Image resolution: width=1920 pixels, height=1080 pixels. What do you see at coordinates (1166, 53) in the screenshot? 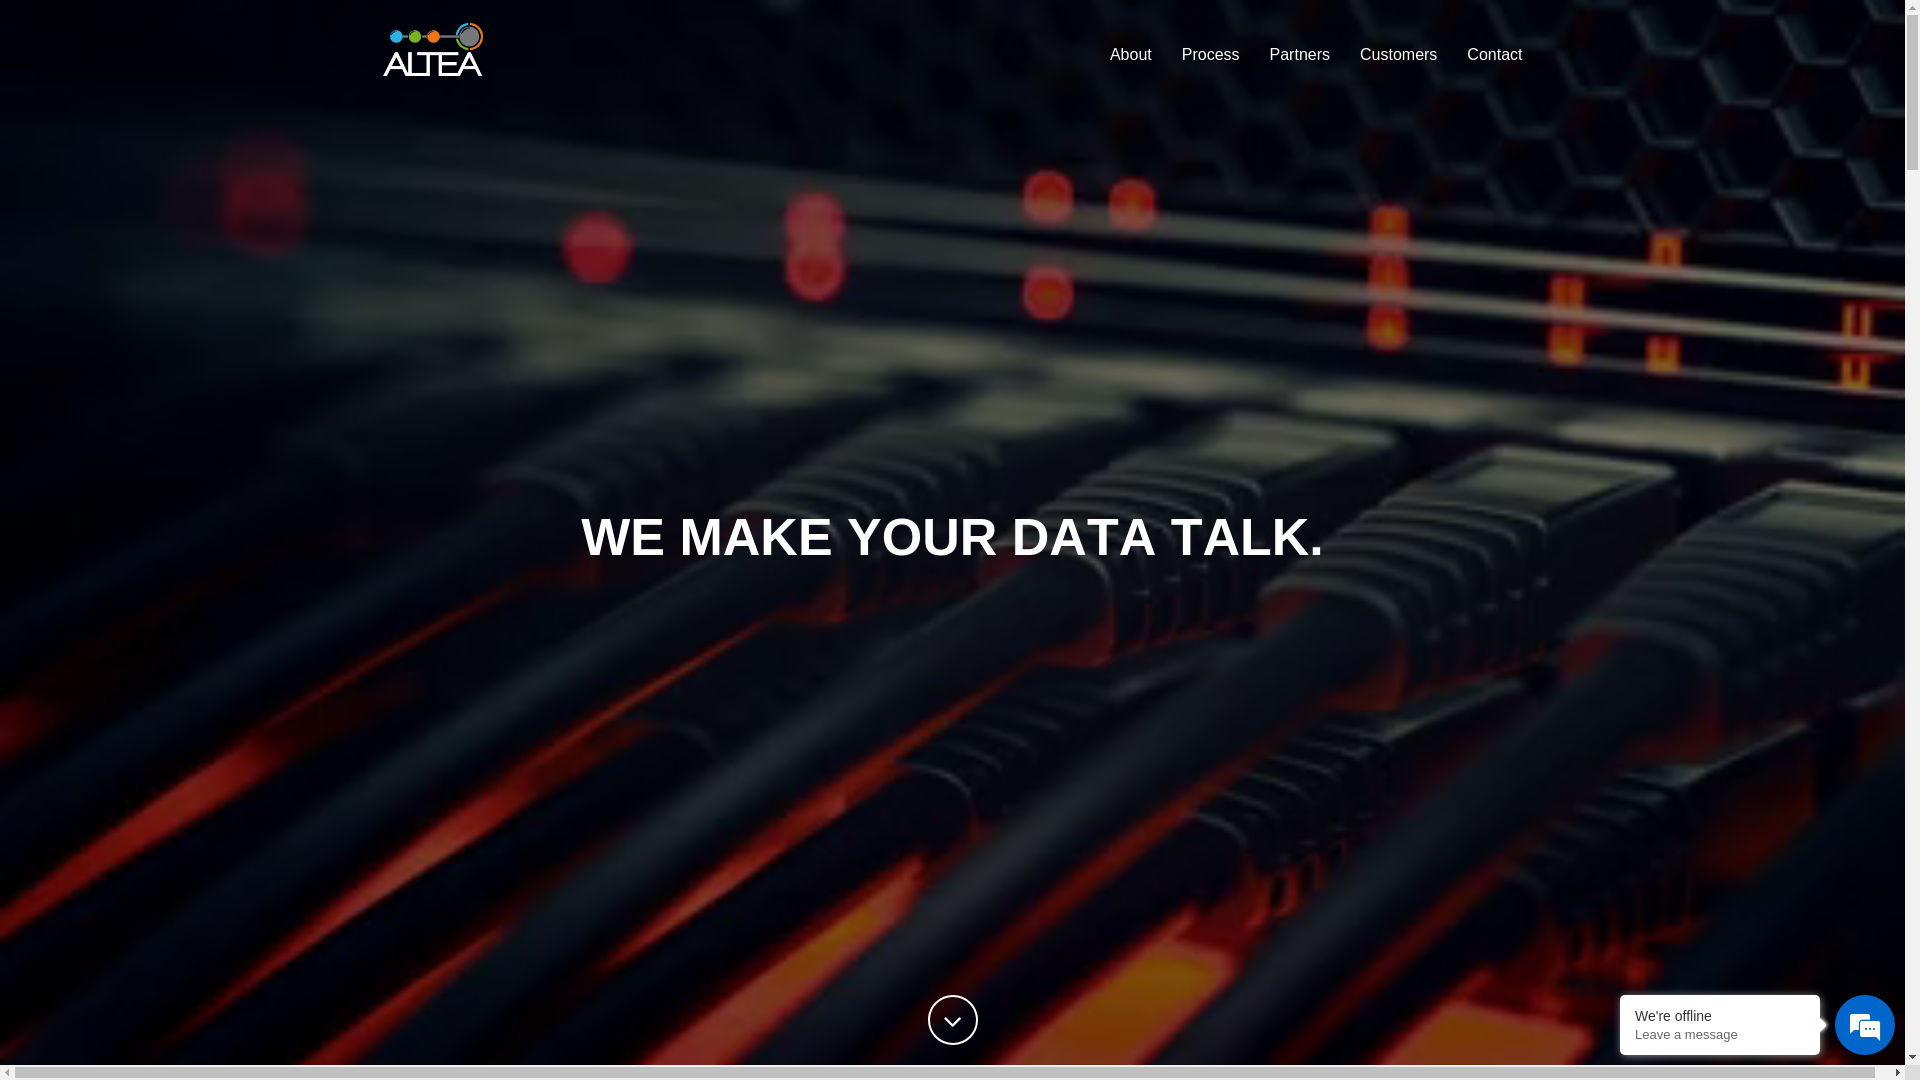
I see `'Process'` at bounding box center [1166, 53].